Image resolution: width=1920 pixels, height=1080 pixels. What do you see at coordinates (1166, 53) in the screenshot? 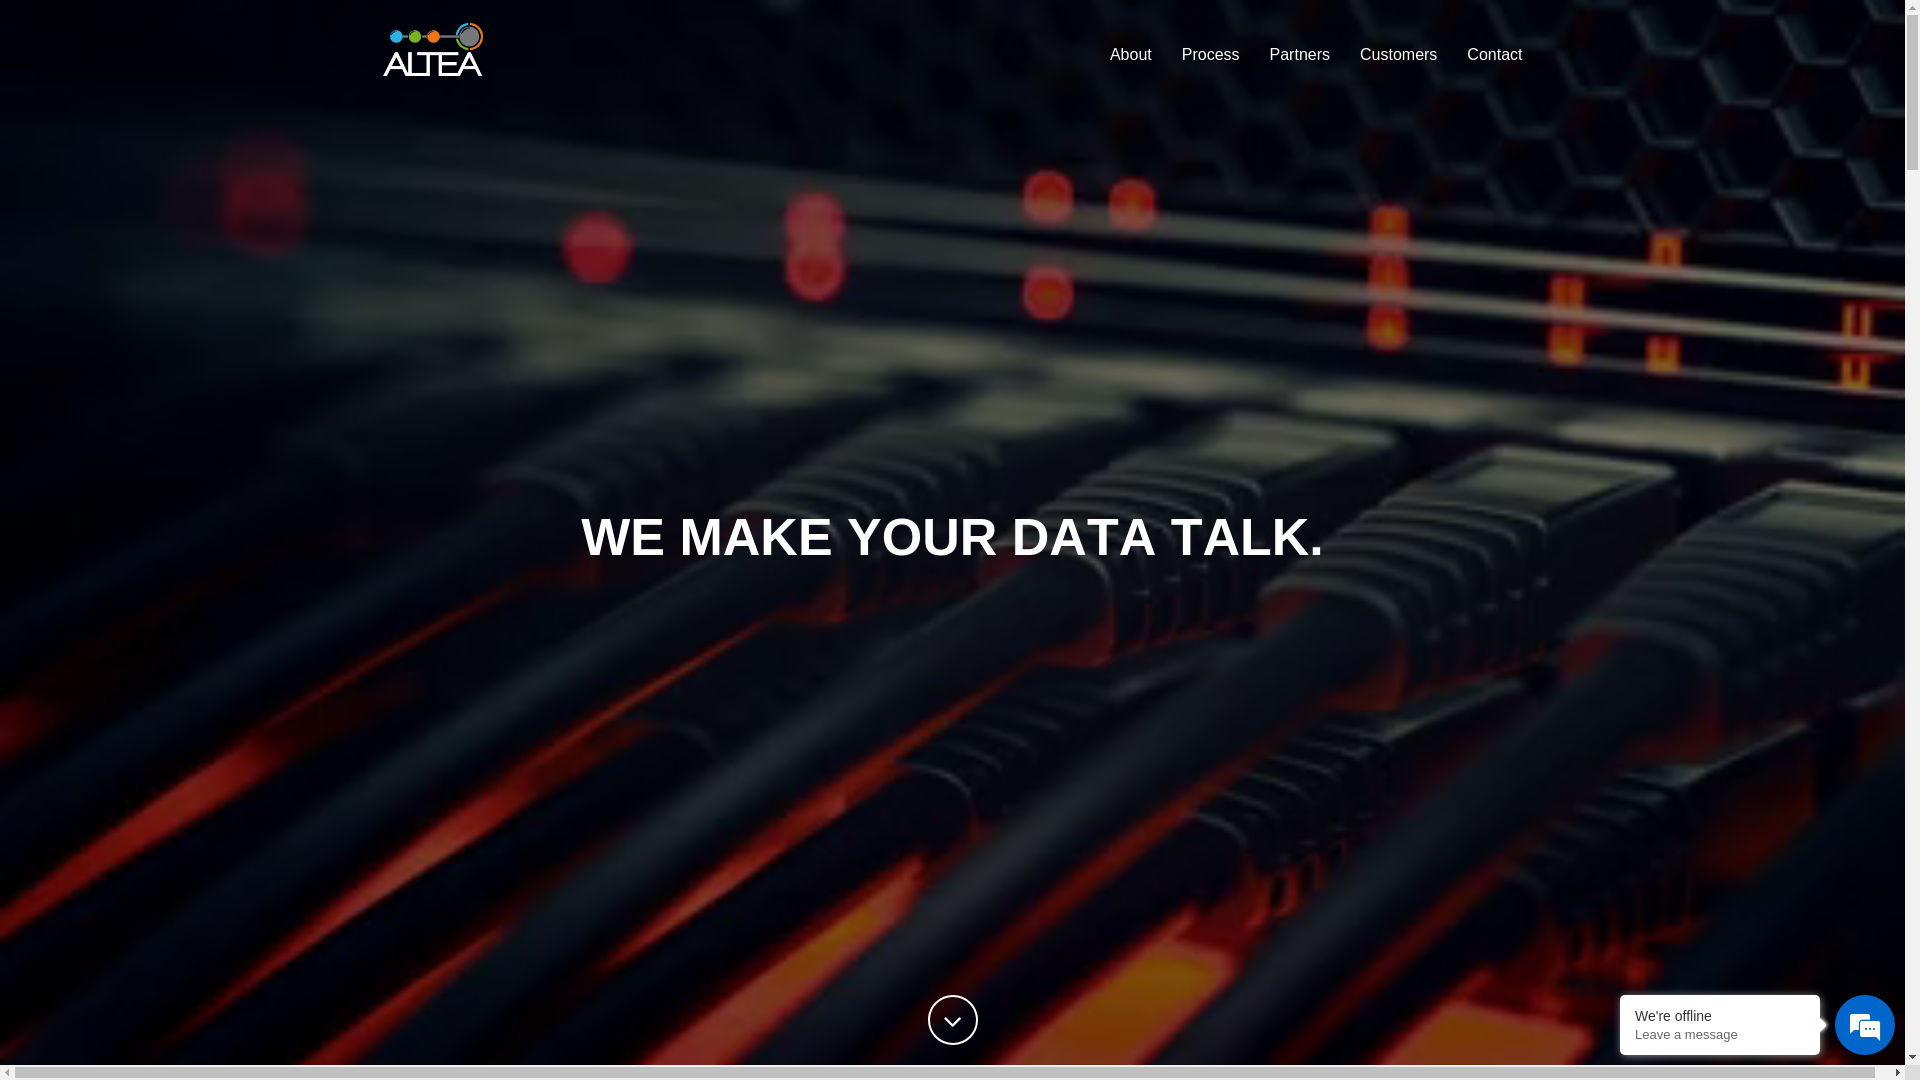
I see `'Process'` at bounding box center [1166, 53].